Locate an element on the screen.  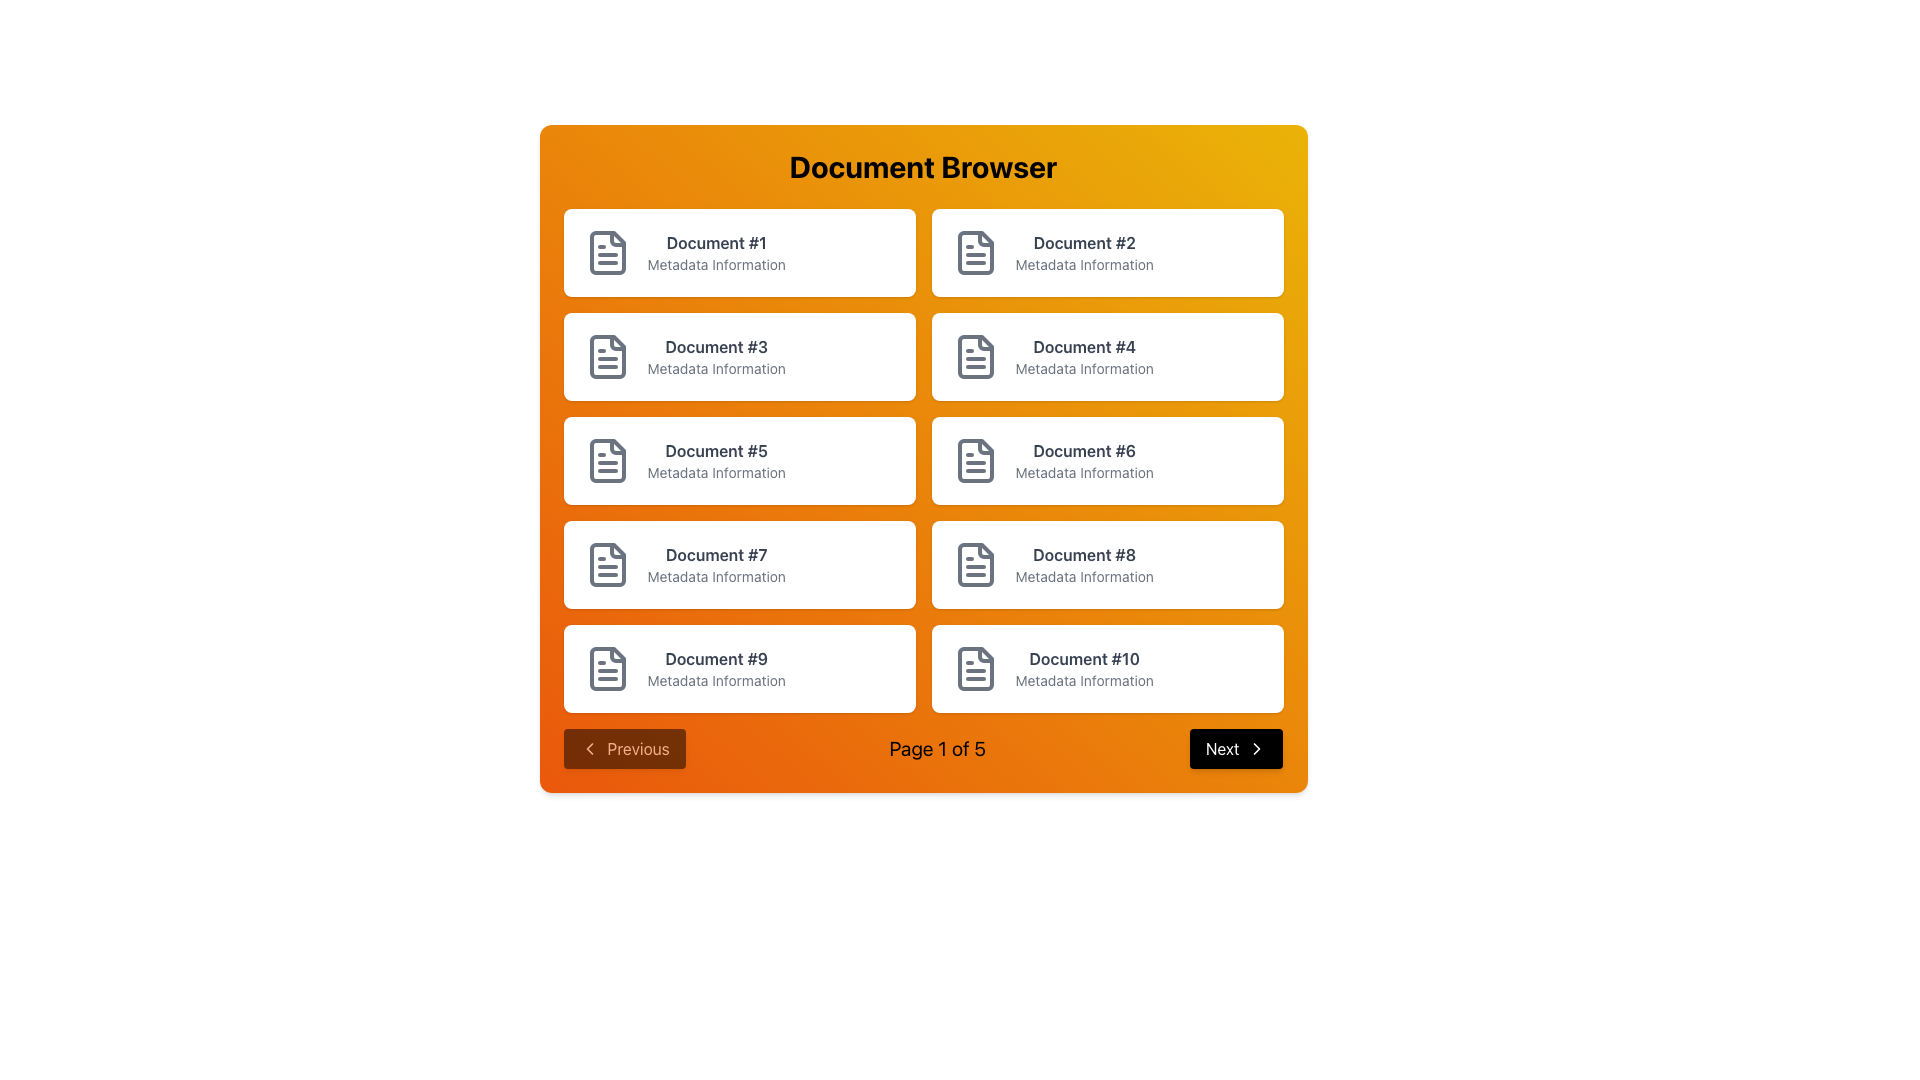
the informational card that summarizes or represents metadata for Document #8, located in the second row and second column of the grid layout is located at coordinates (1106, 564).